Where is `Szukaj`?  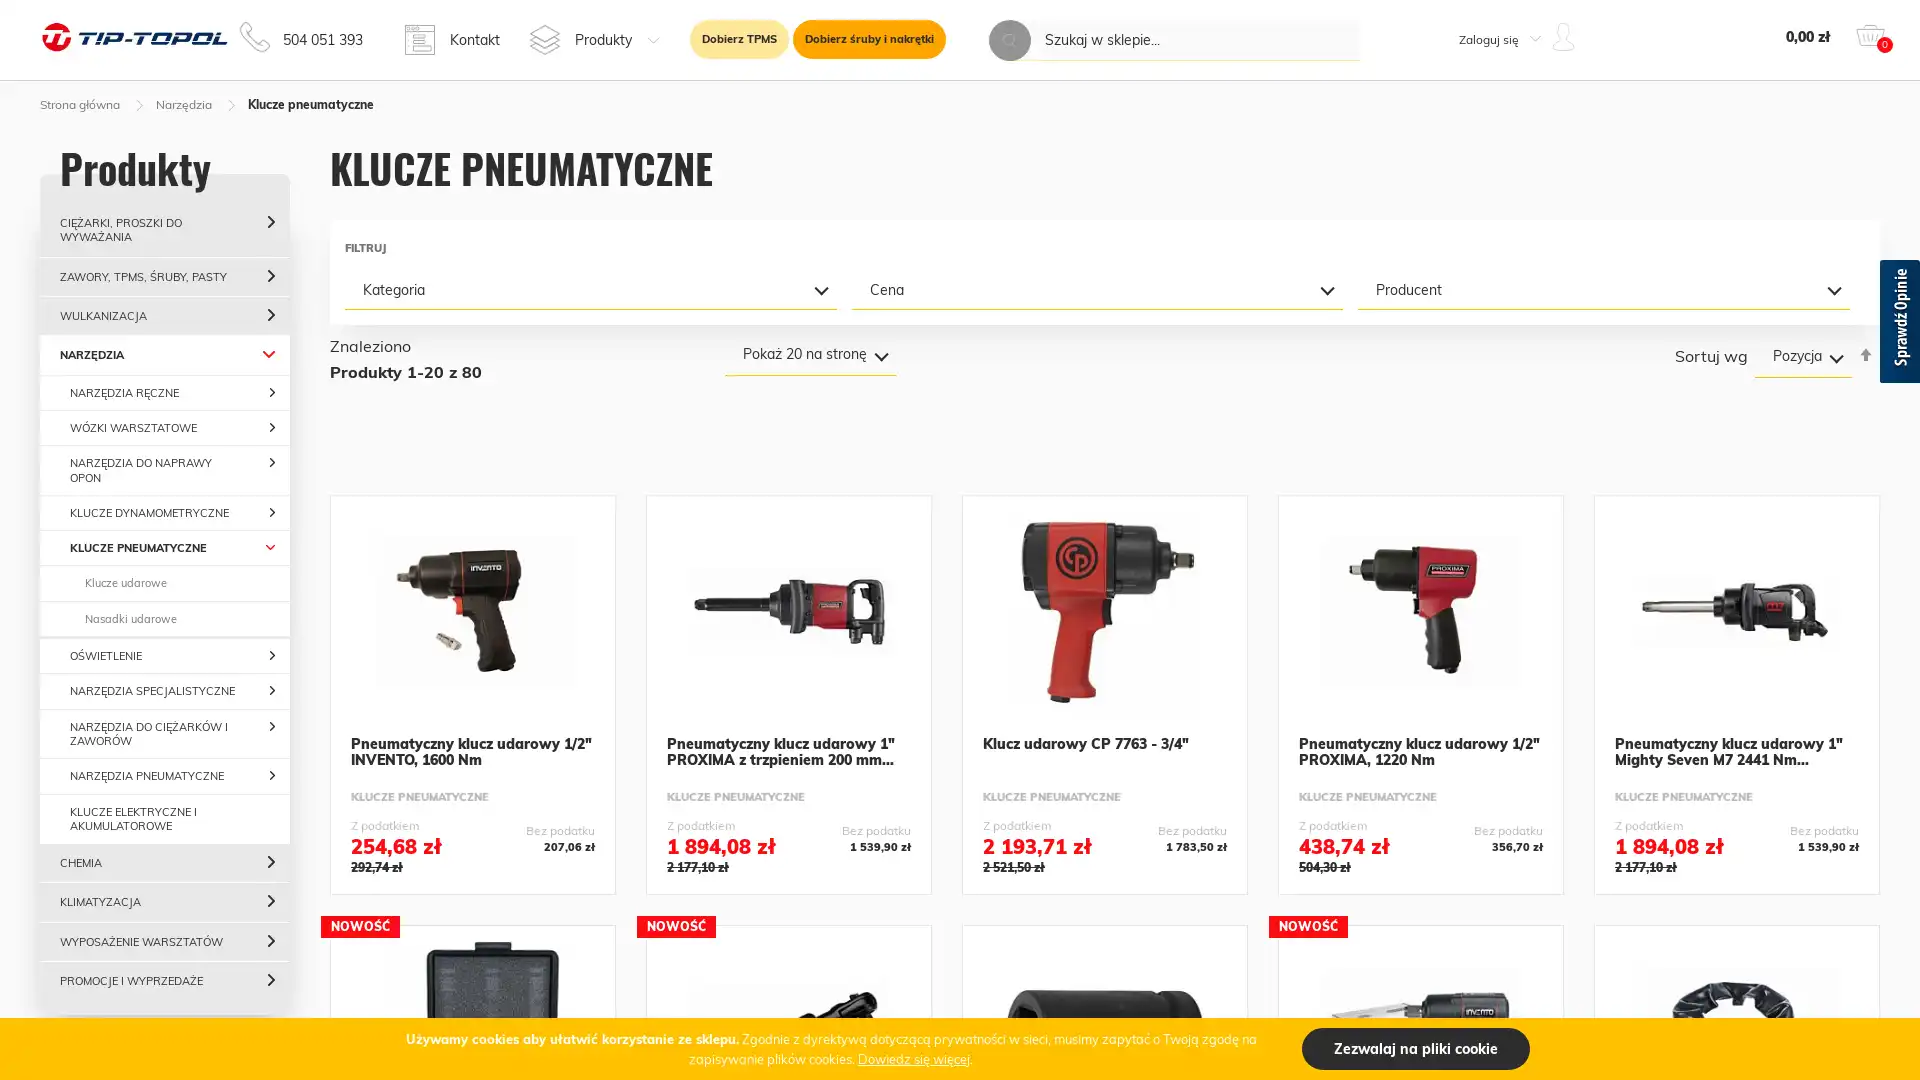 Szukaj is located at coordinates (1009, 40).